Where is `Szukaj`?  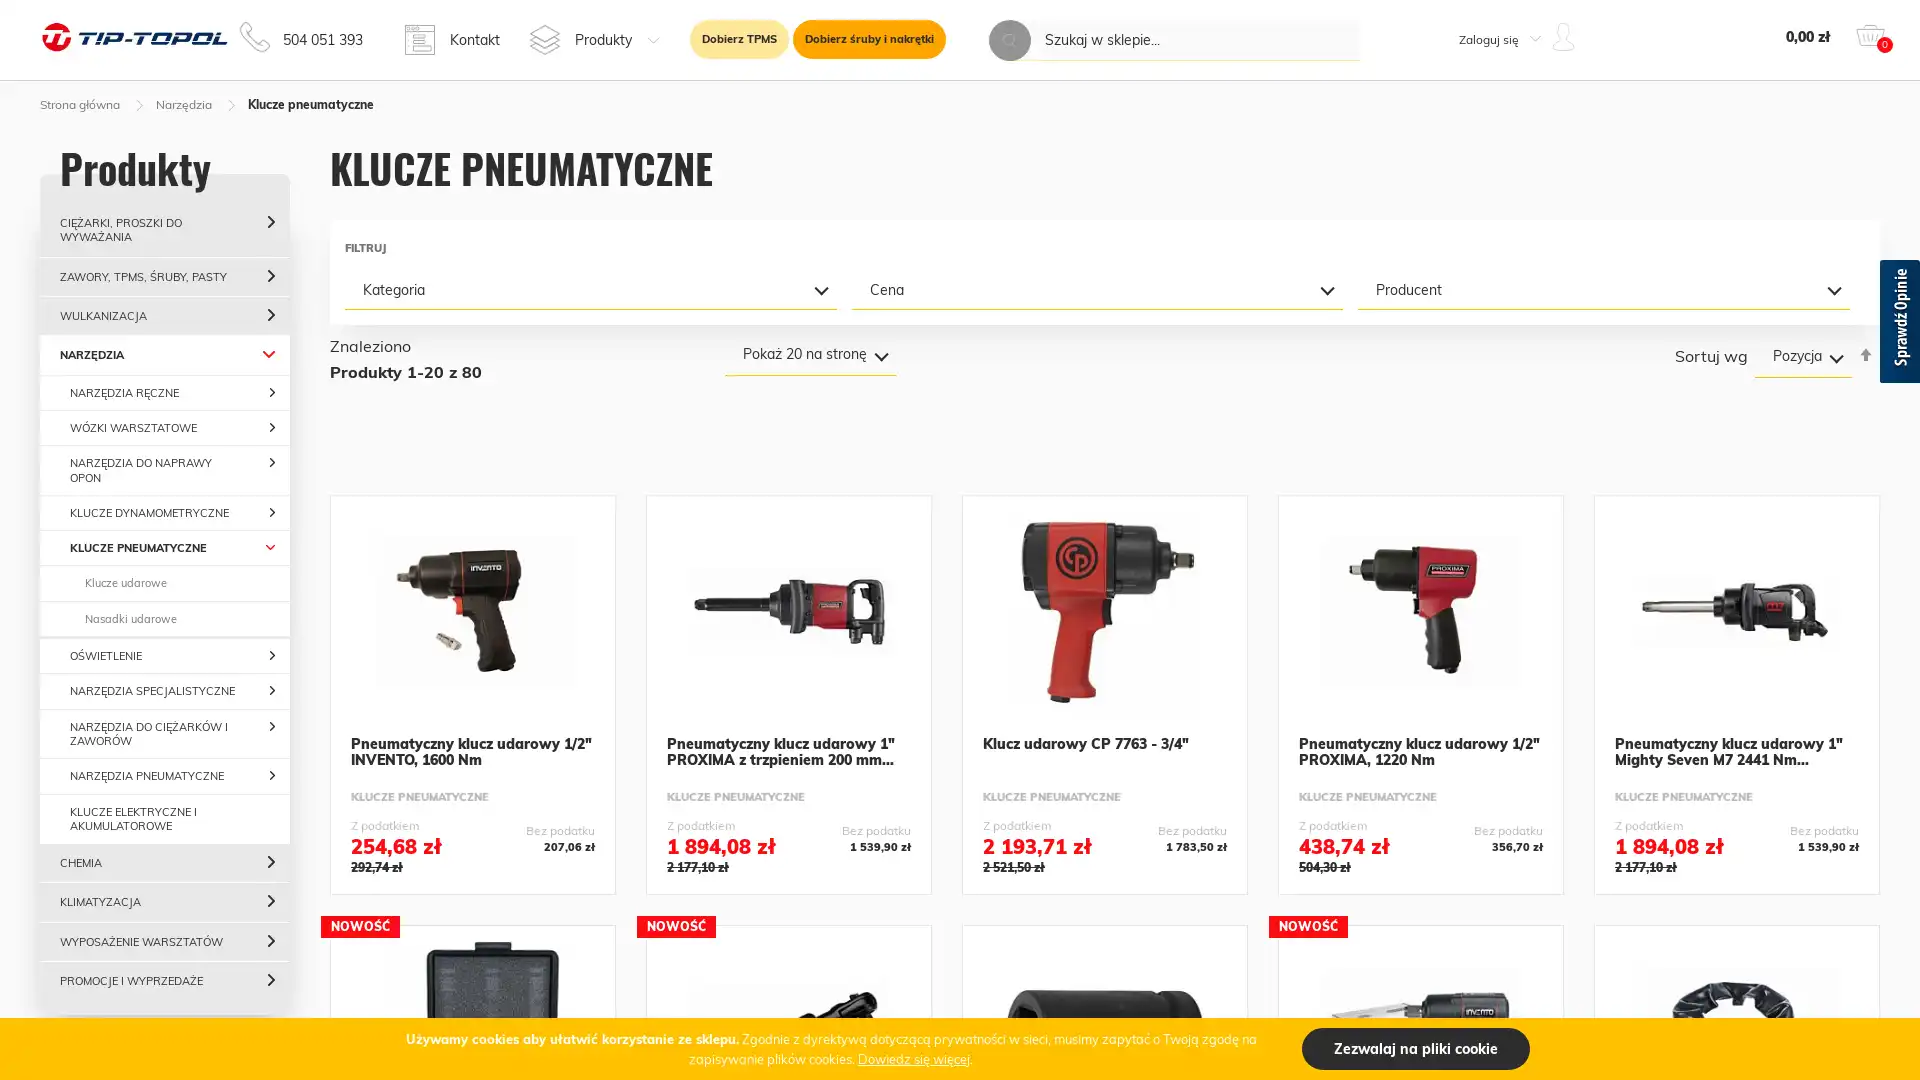 Szukaj is located at coordinates (1009, 40).